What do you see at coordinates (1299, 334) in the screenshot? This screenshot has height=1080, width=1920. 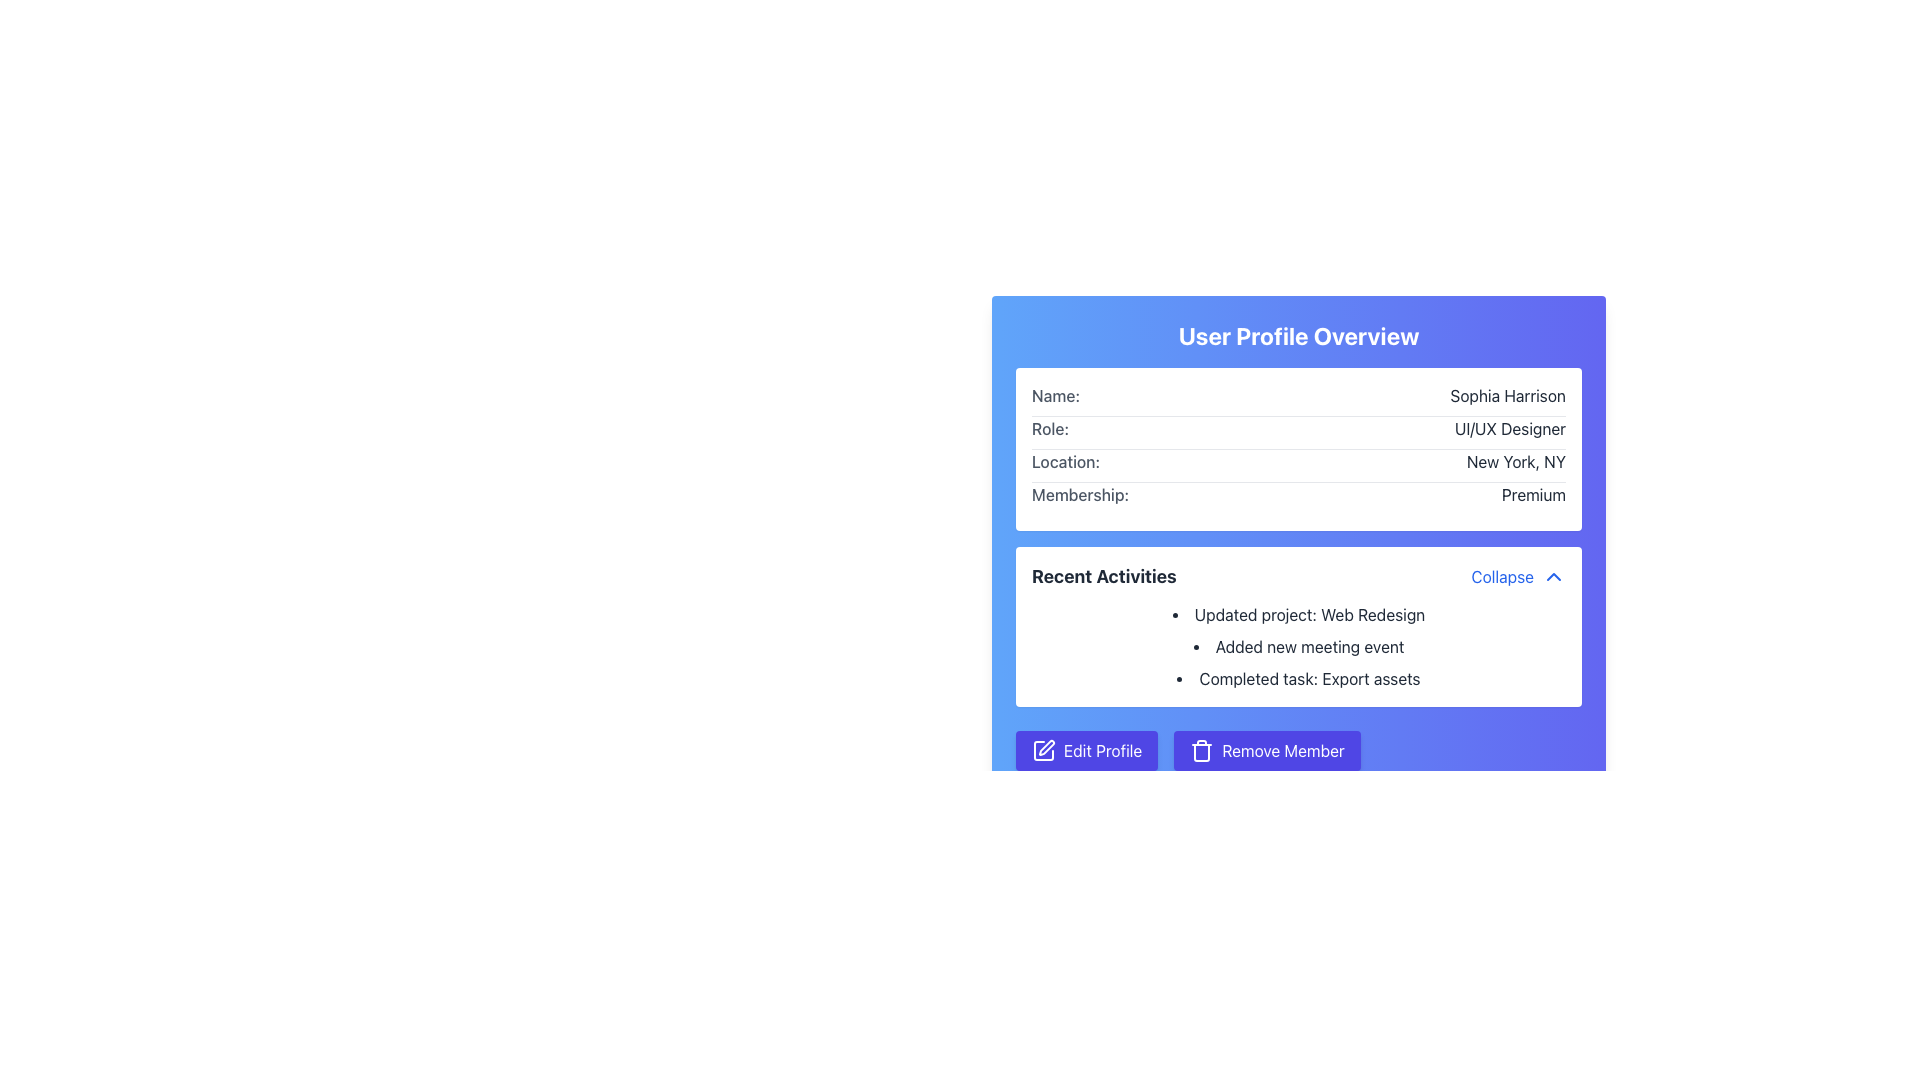 I see `the centered text header displaying 'User Profile Overview', which is positioned at the top of the profile card` at bounding box center [1299, 334].